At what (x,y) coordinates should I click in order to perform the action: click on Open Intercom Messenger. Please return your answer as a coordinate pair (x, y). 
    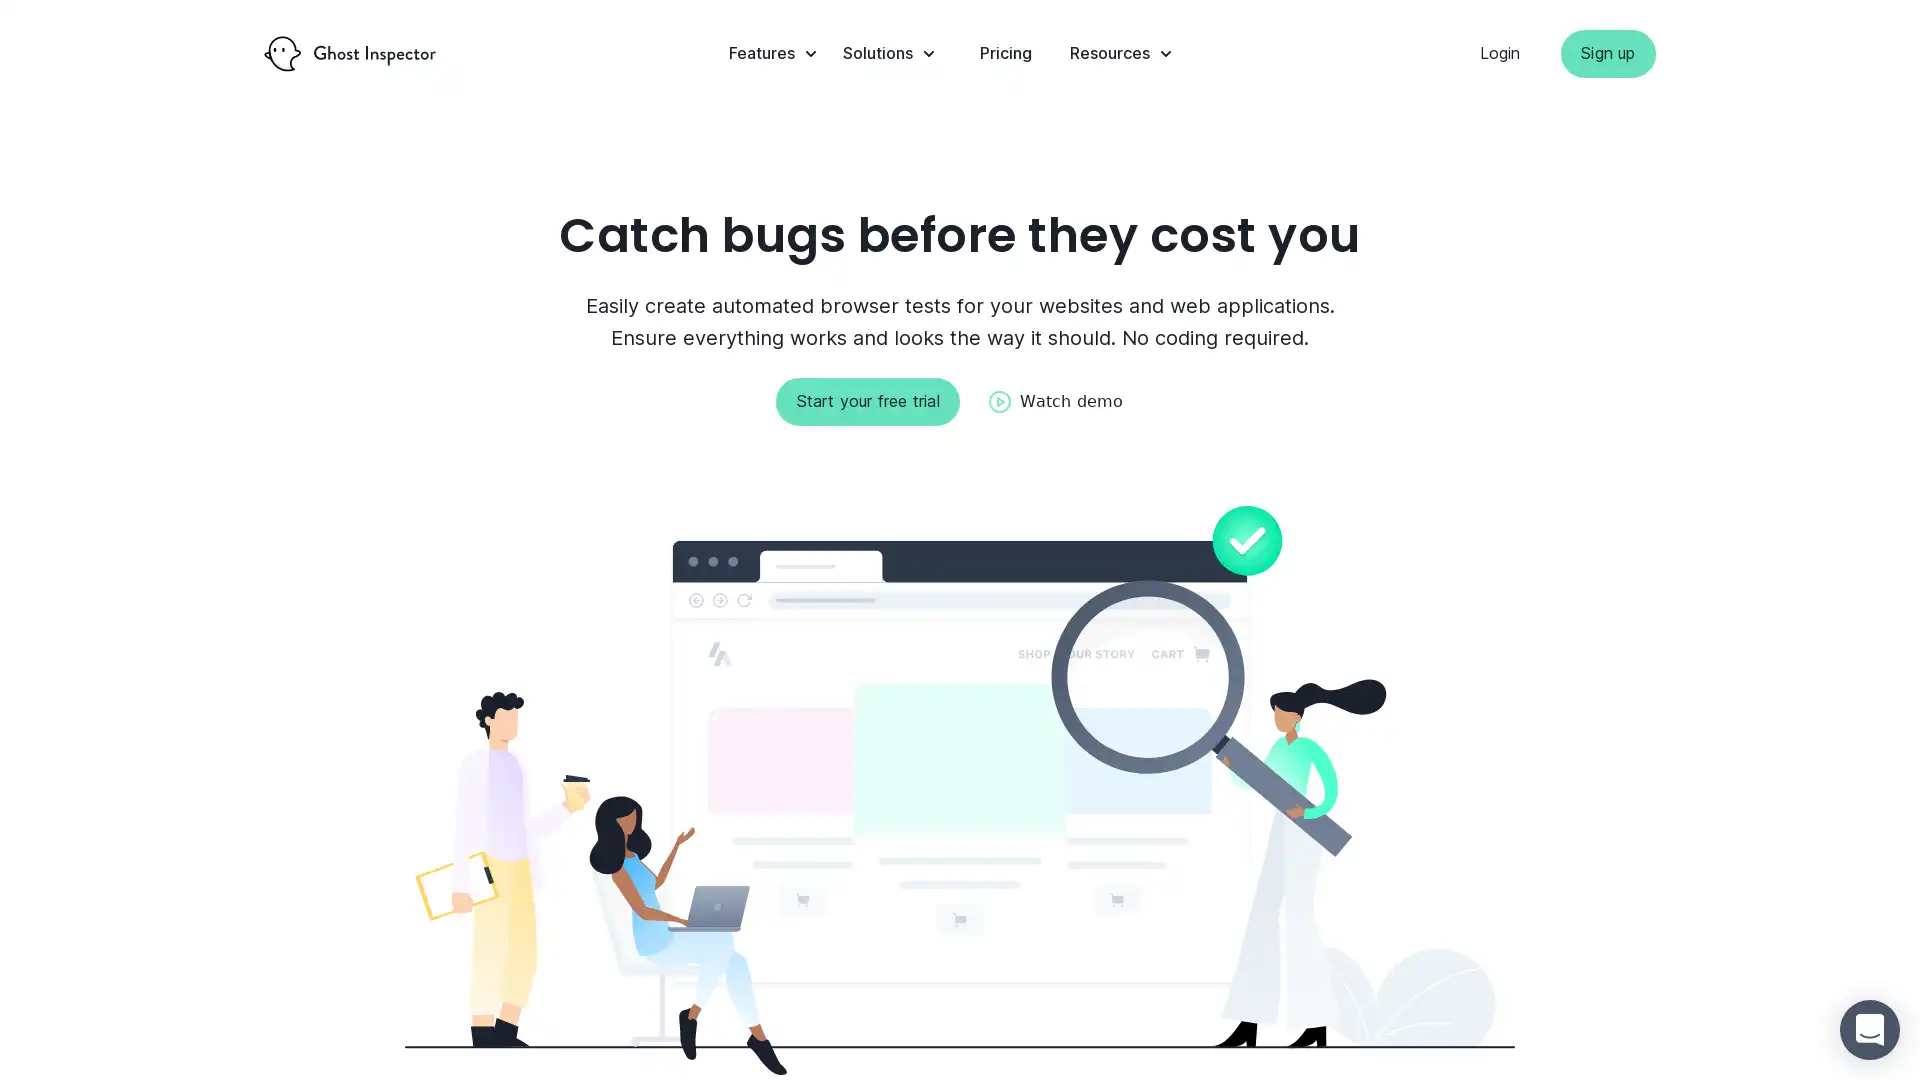
    Looking at the image, I should click on (1869, 1029).